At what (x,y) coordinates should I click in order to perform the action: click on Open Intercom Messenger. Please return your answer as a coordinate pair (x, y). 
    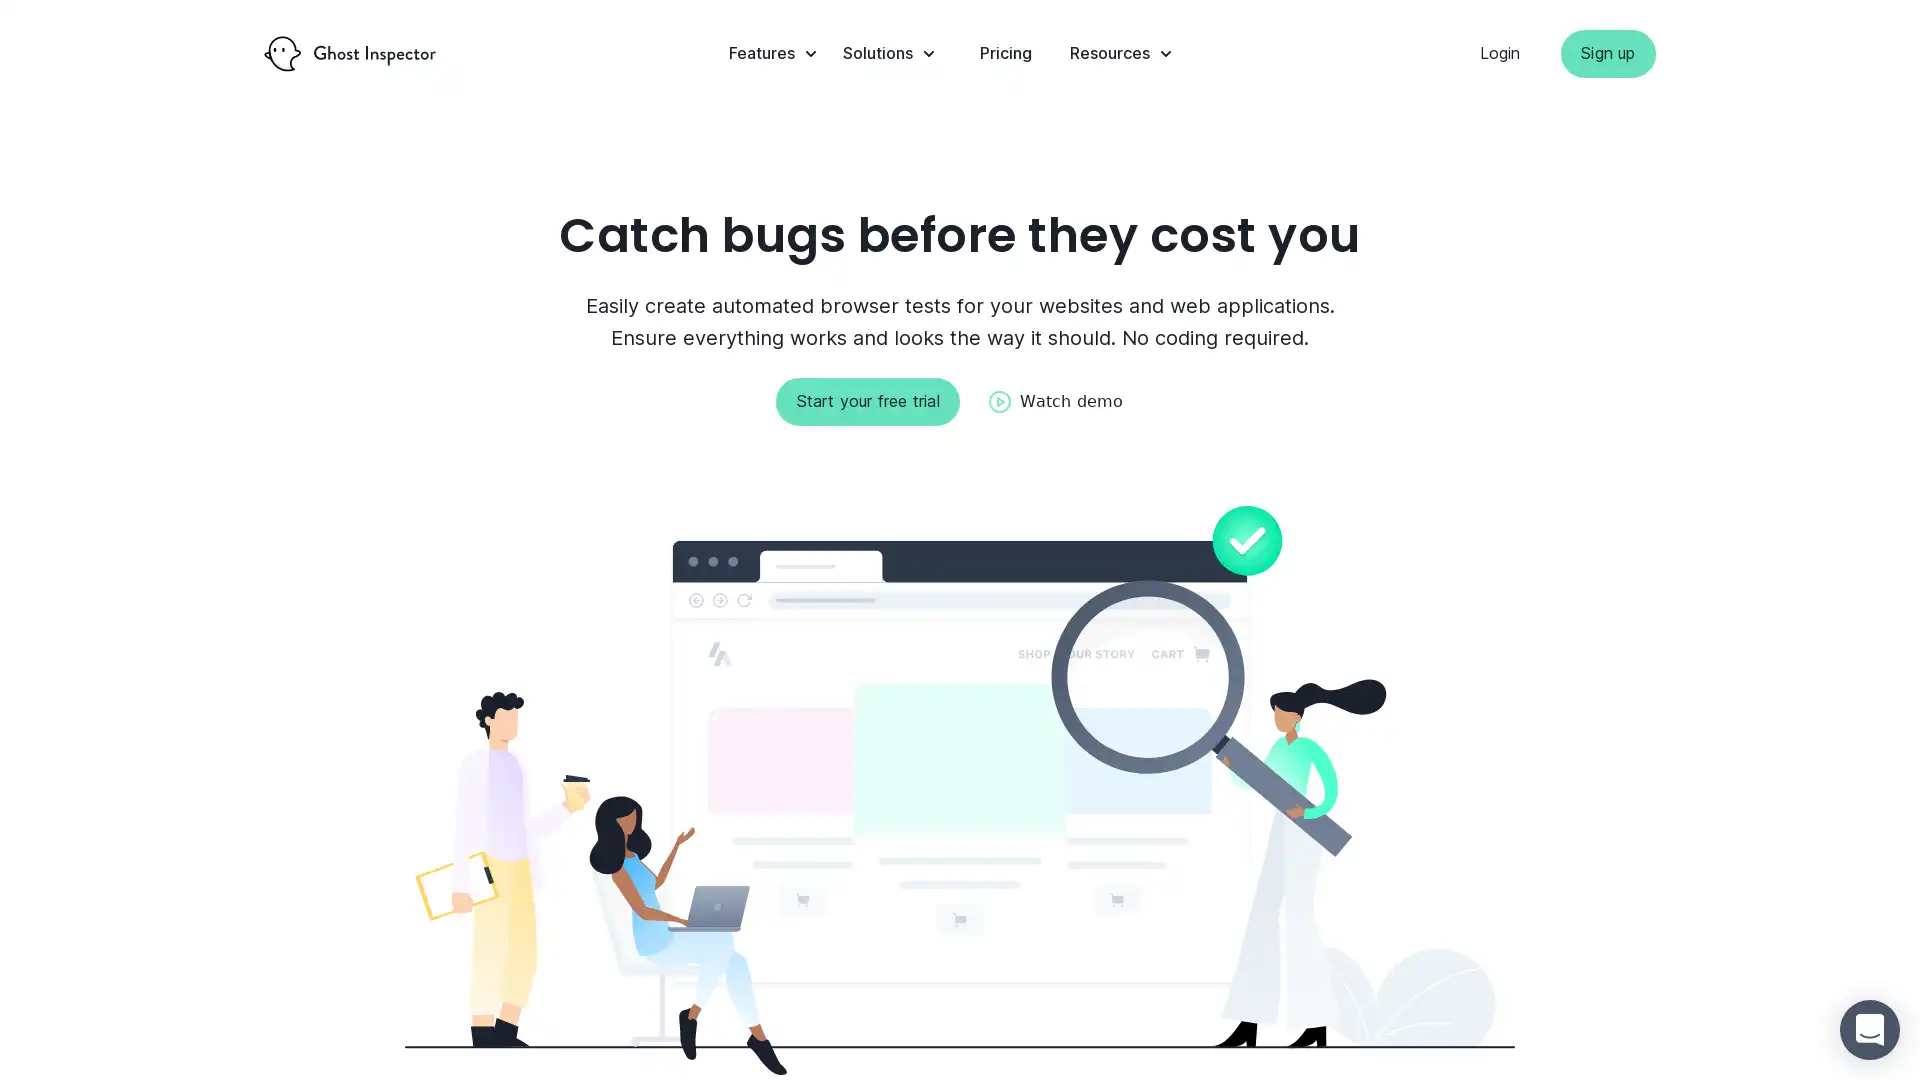
    Looking at the image, I should click on (1869, 1029).